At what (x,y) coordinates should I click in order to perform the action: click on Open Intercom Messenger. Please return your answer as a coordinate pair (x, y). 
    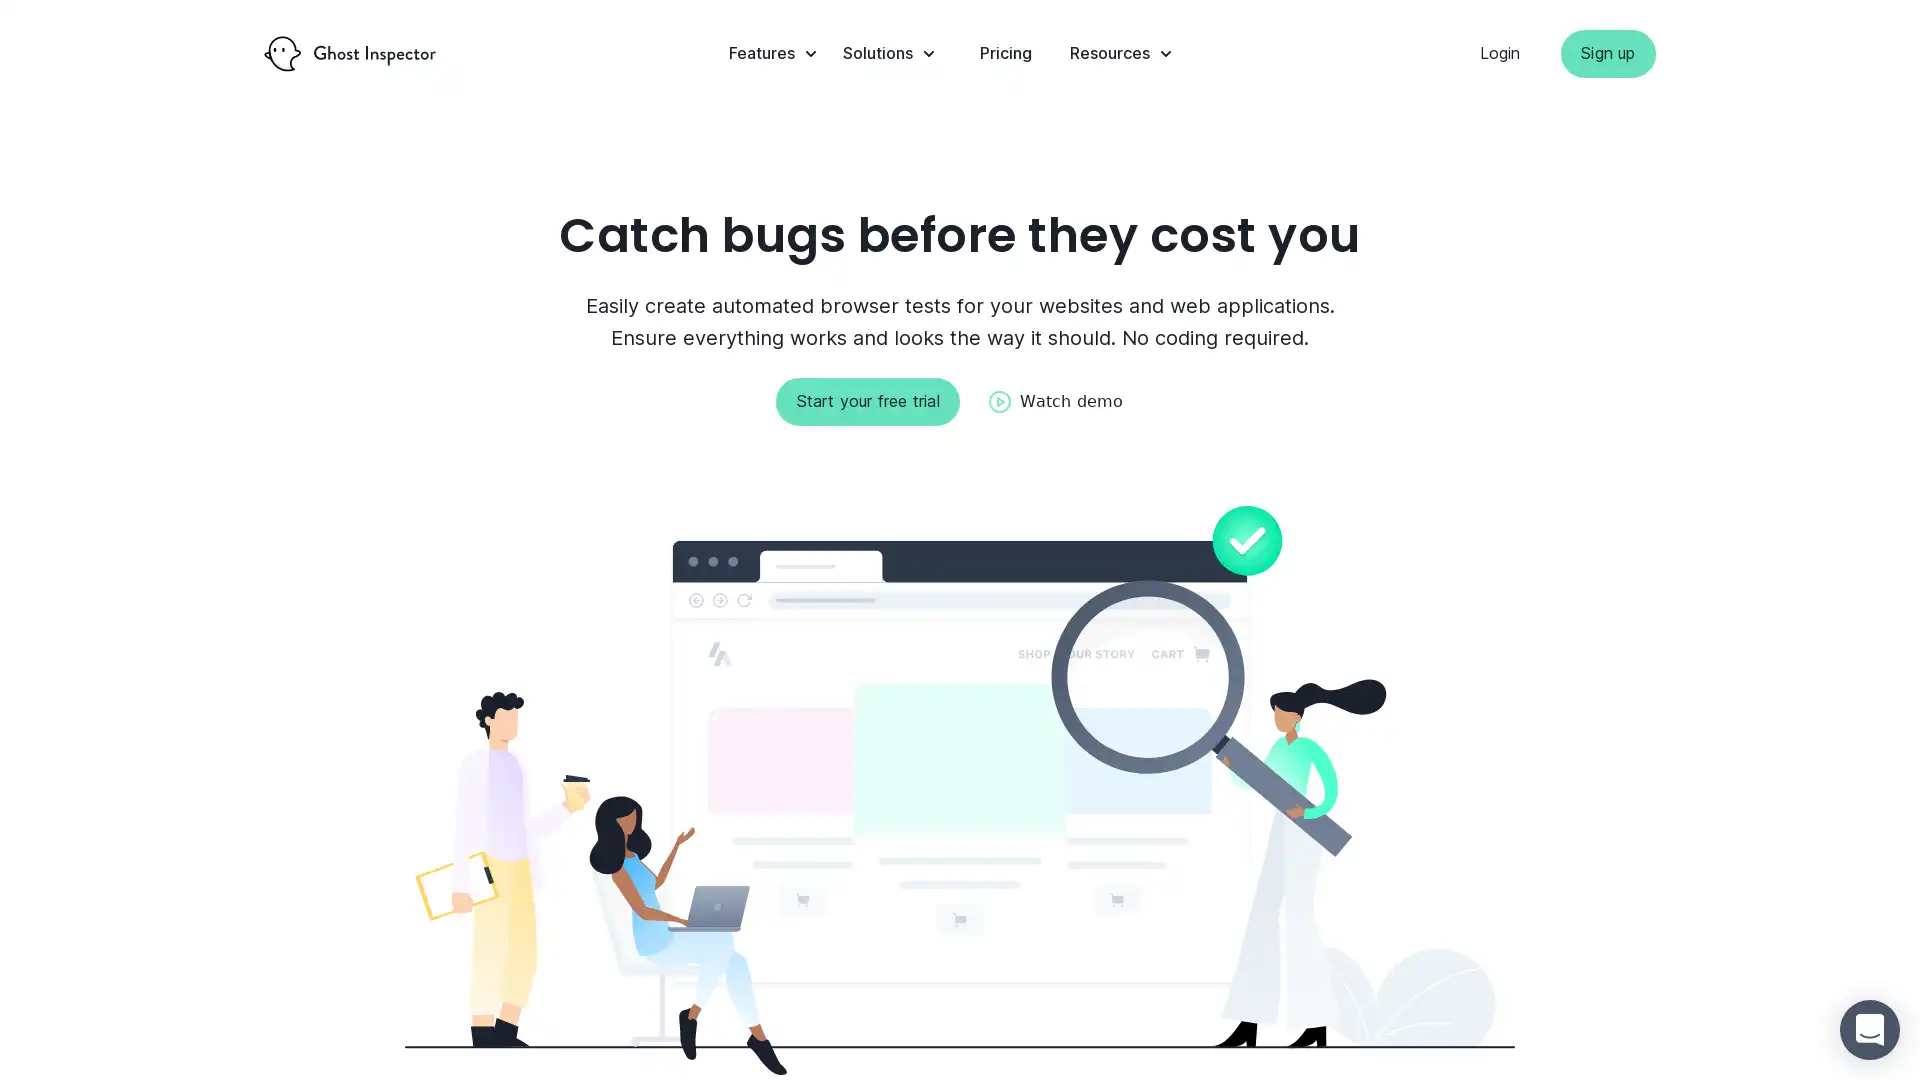
    Looking at the image, I should click on (1869, 1029).